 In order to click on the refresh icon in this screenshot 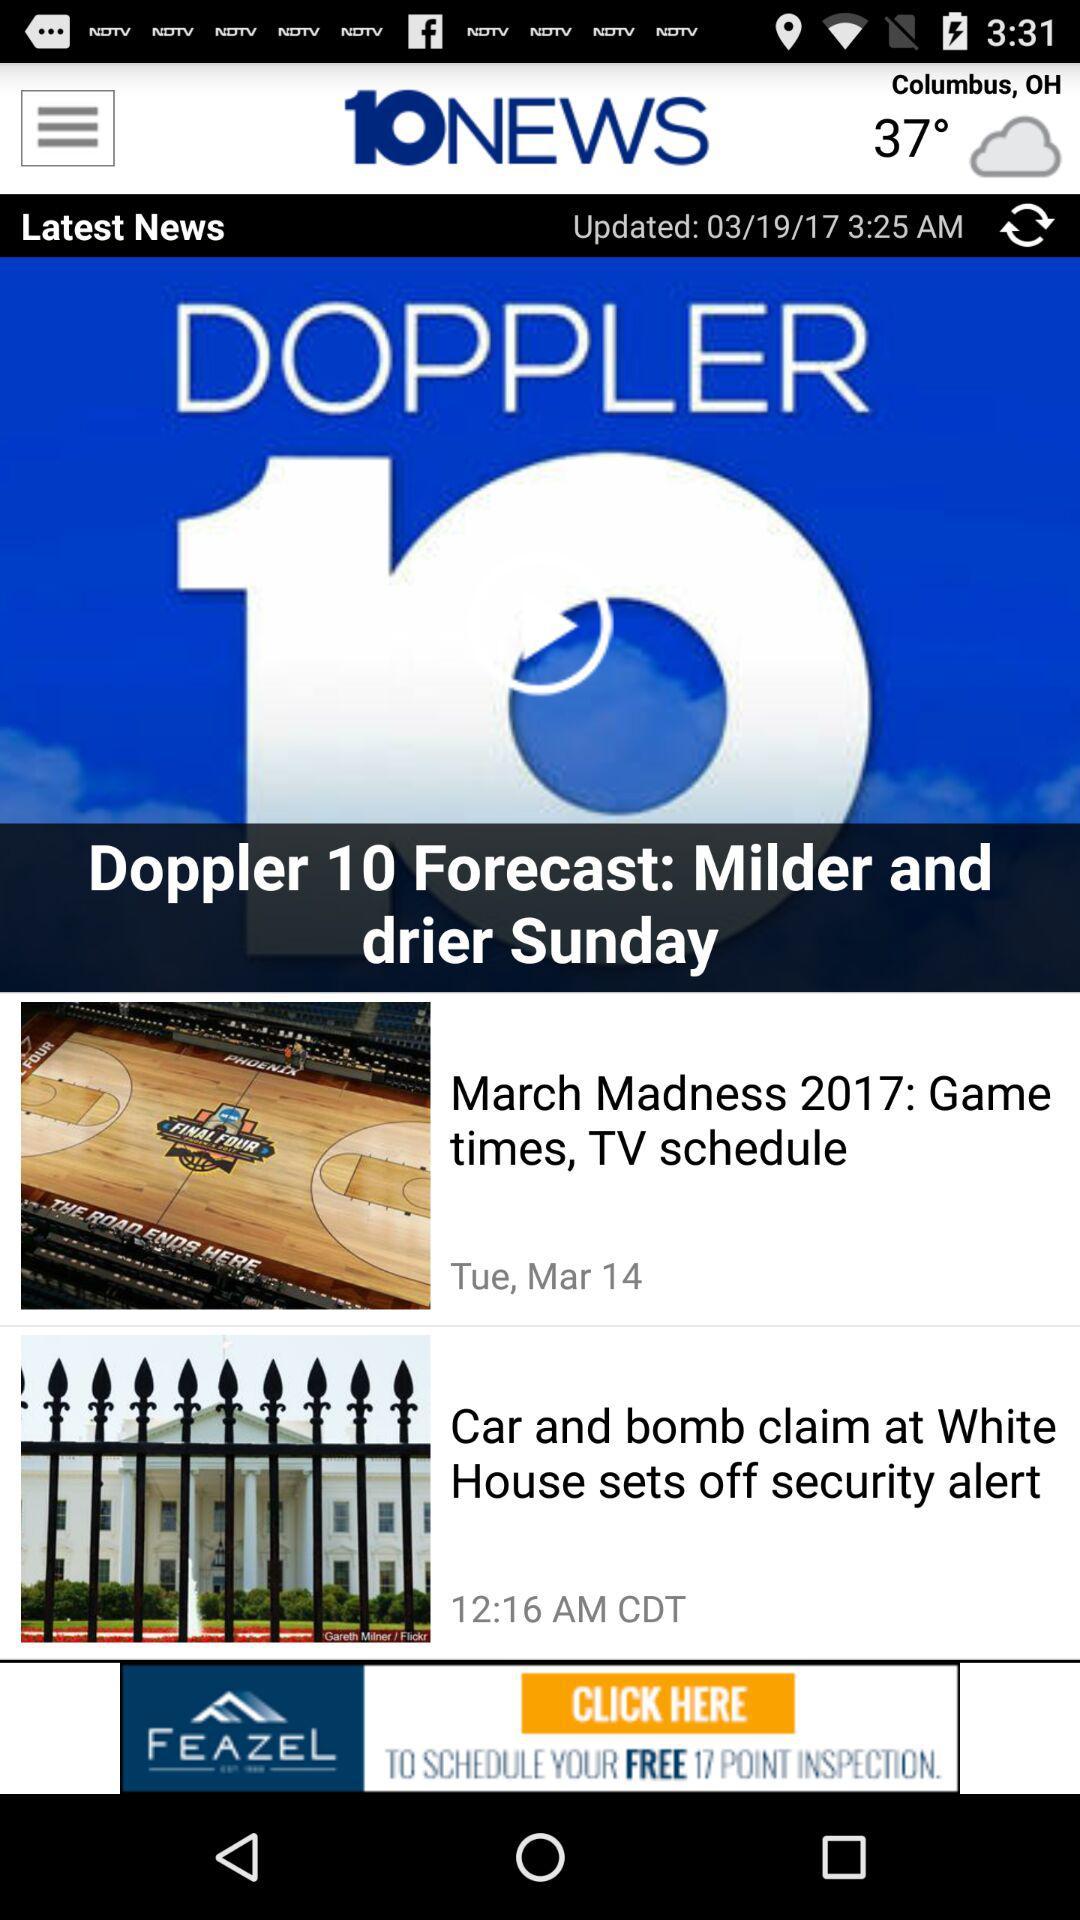, I will do `click(1027, 240)`.